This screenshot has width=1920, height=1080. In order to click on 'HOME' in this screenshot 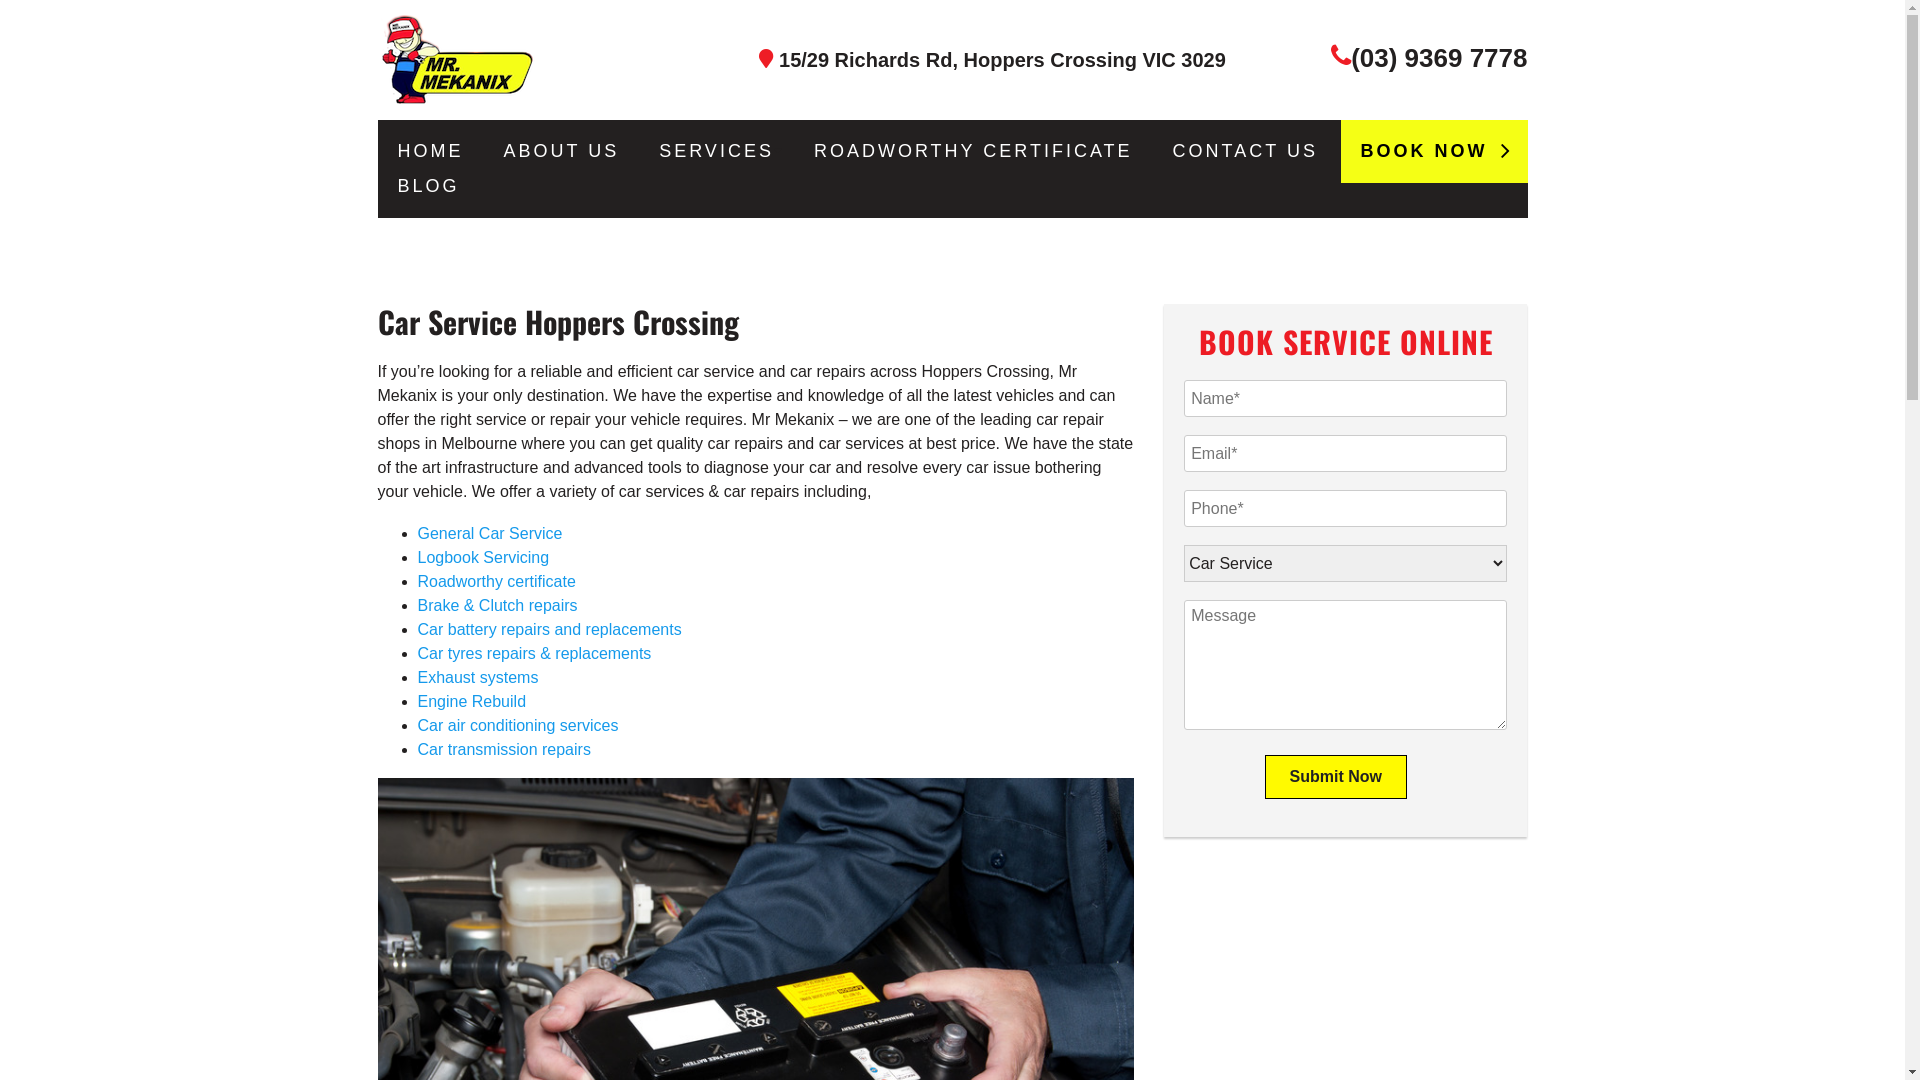, I will do `click(398, 150)`.